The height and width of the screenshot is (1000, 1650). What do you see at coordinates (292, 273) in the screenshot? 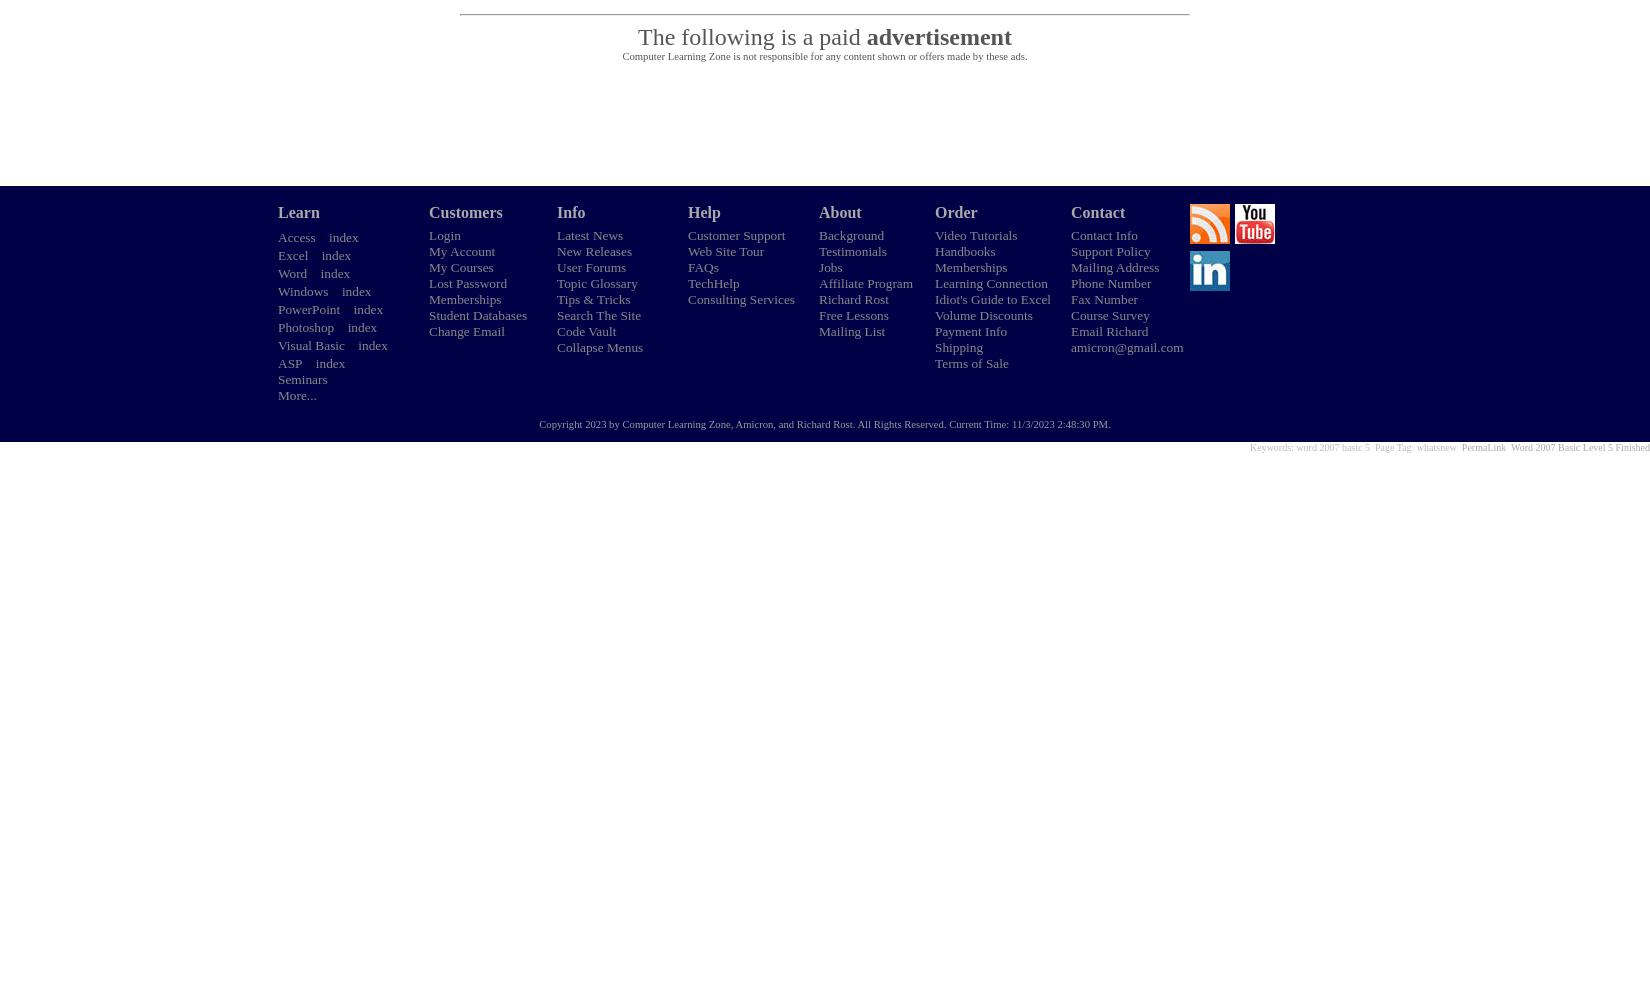
I see `'Word'` at bounding box center [292, 273].